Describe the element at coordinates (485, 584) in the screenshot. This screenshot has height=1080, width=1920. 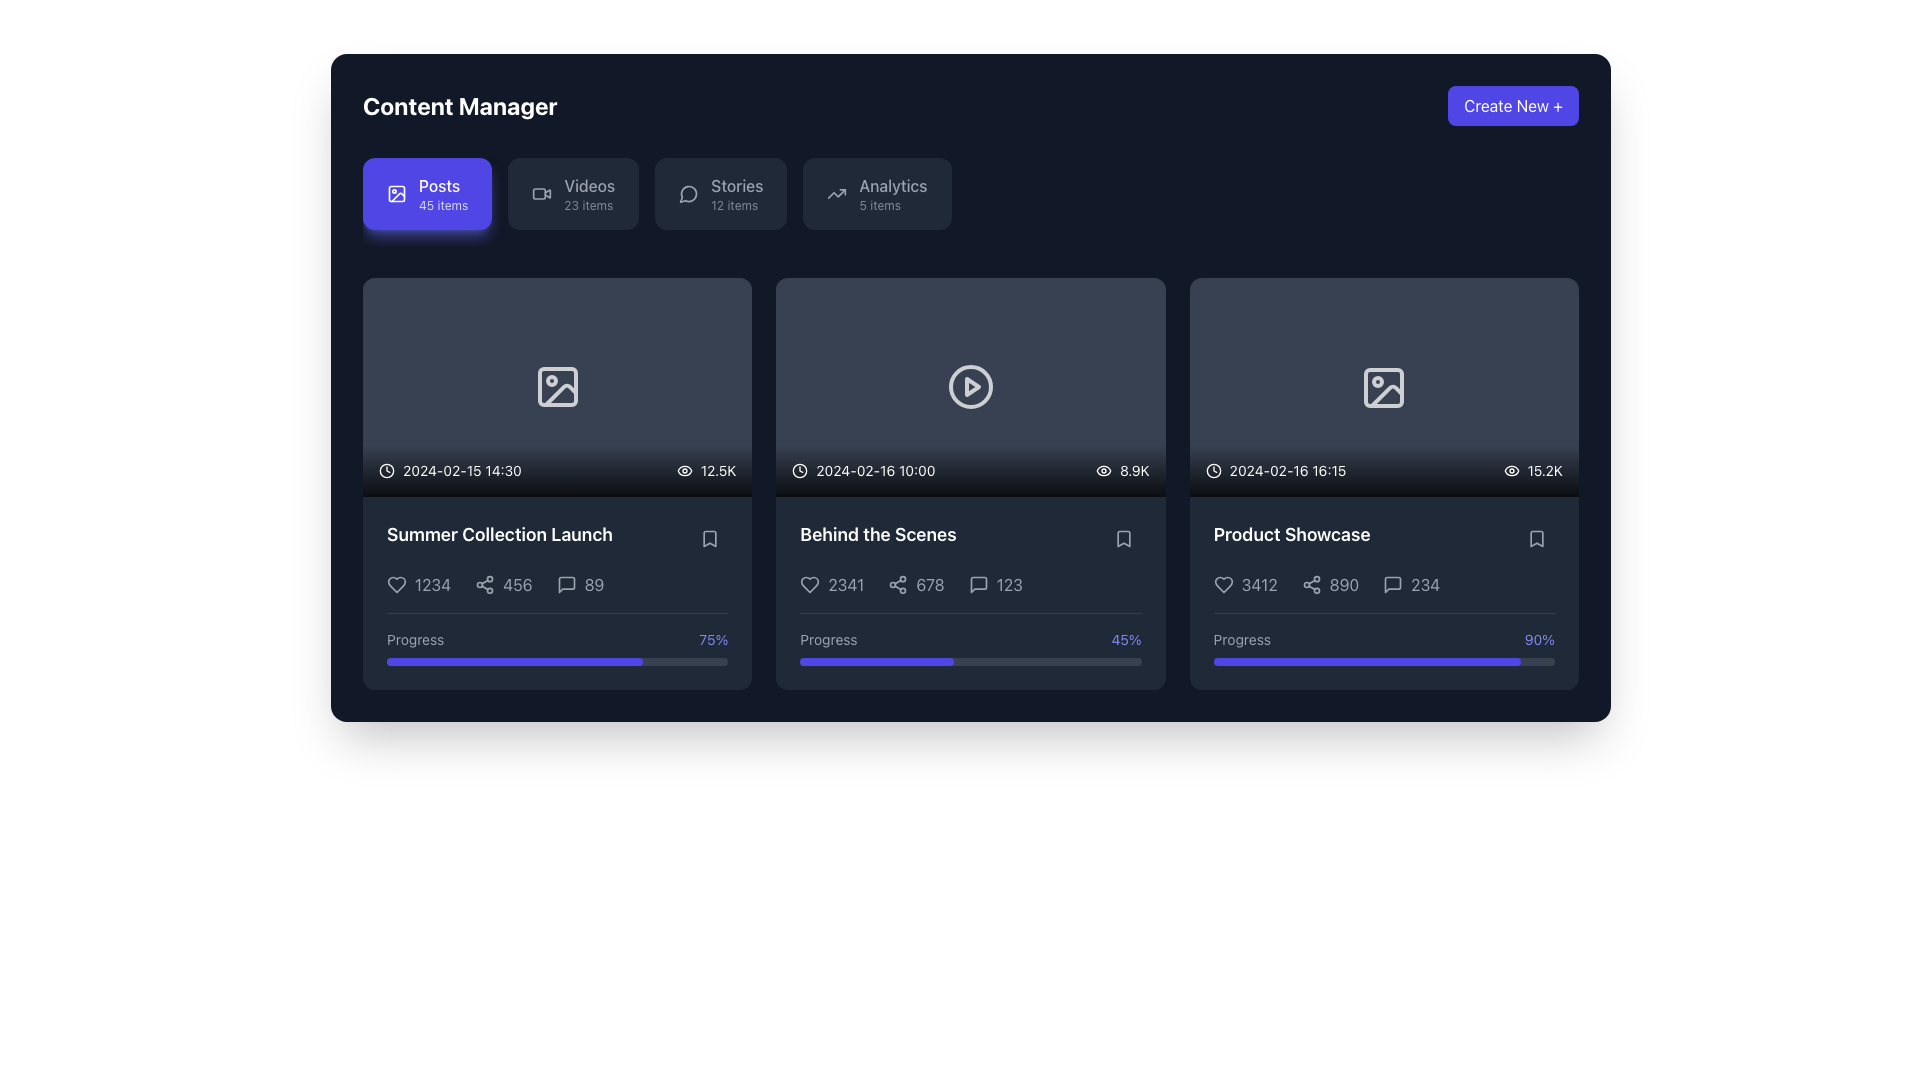
I see `the share icon located to the left of the numeric text '456' in the 'Summer Collection Launch' card` at that location.